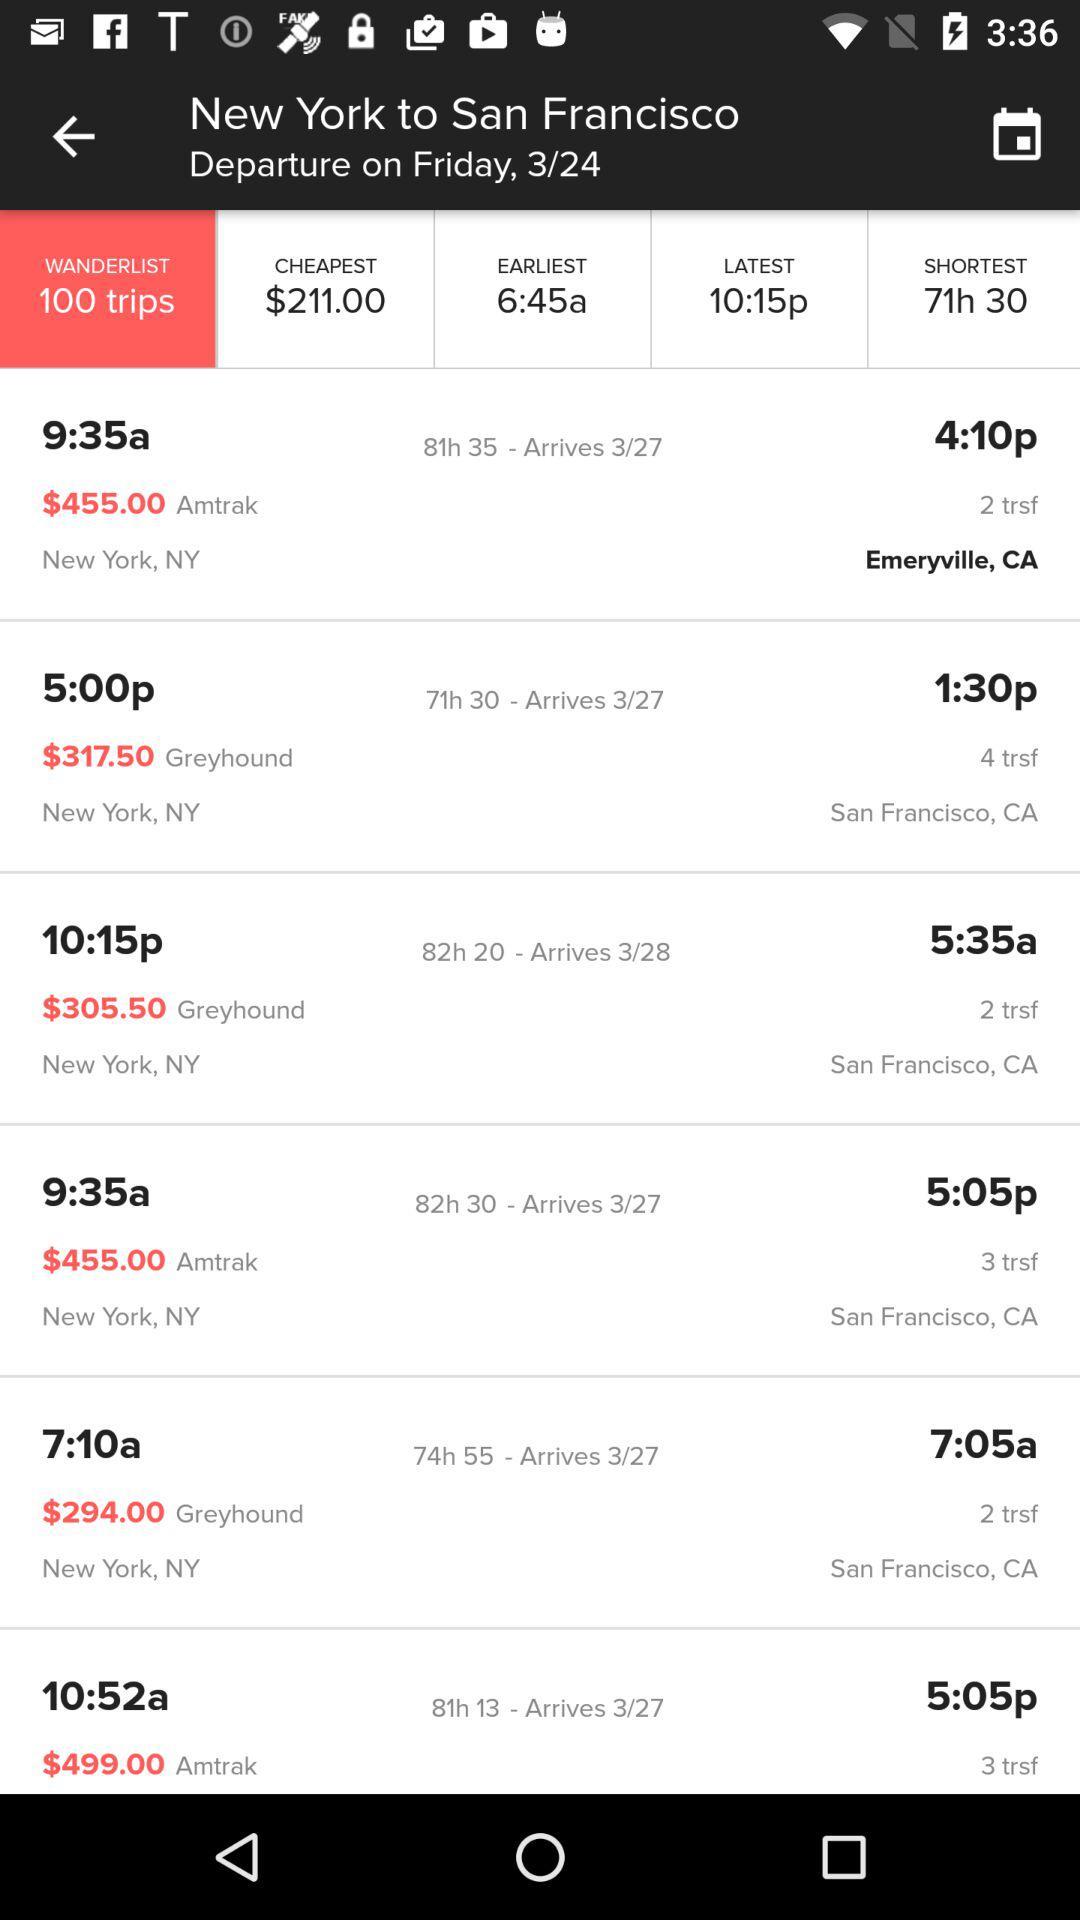 The height and width of the screenshot is (1920, 1080). What do you see at coordinates (460, 446) in the screenshot?
I see `icon to the right of the 9:35a` at bounding box center [460, 446].